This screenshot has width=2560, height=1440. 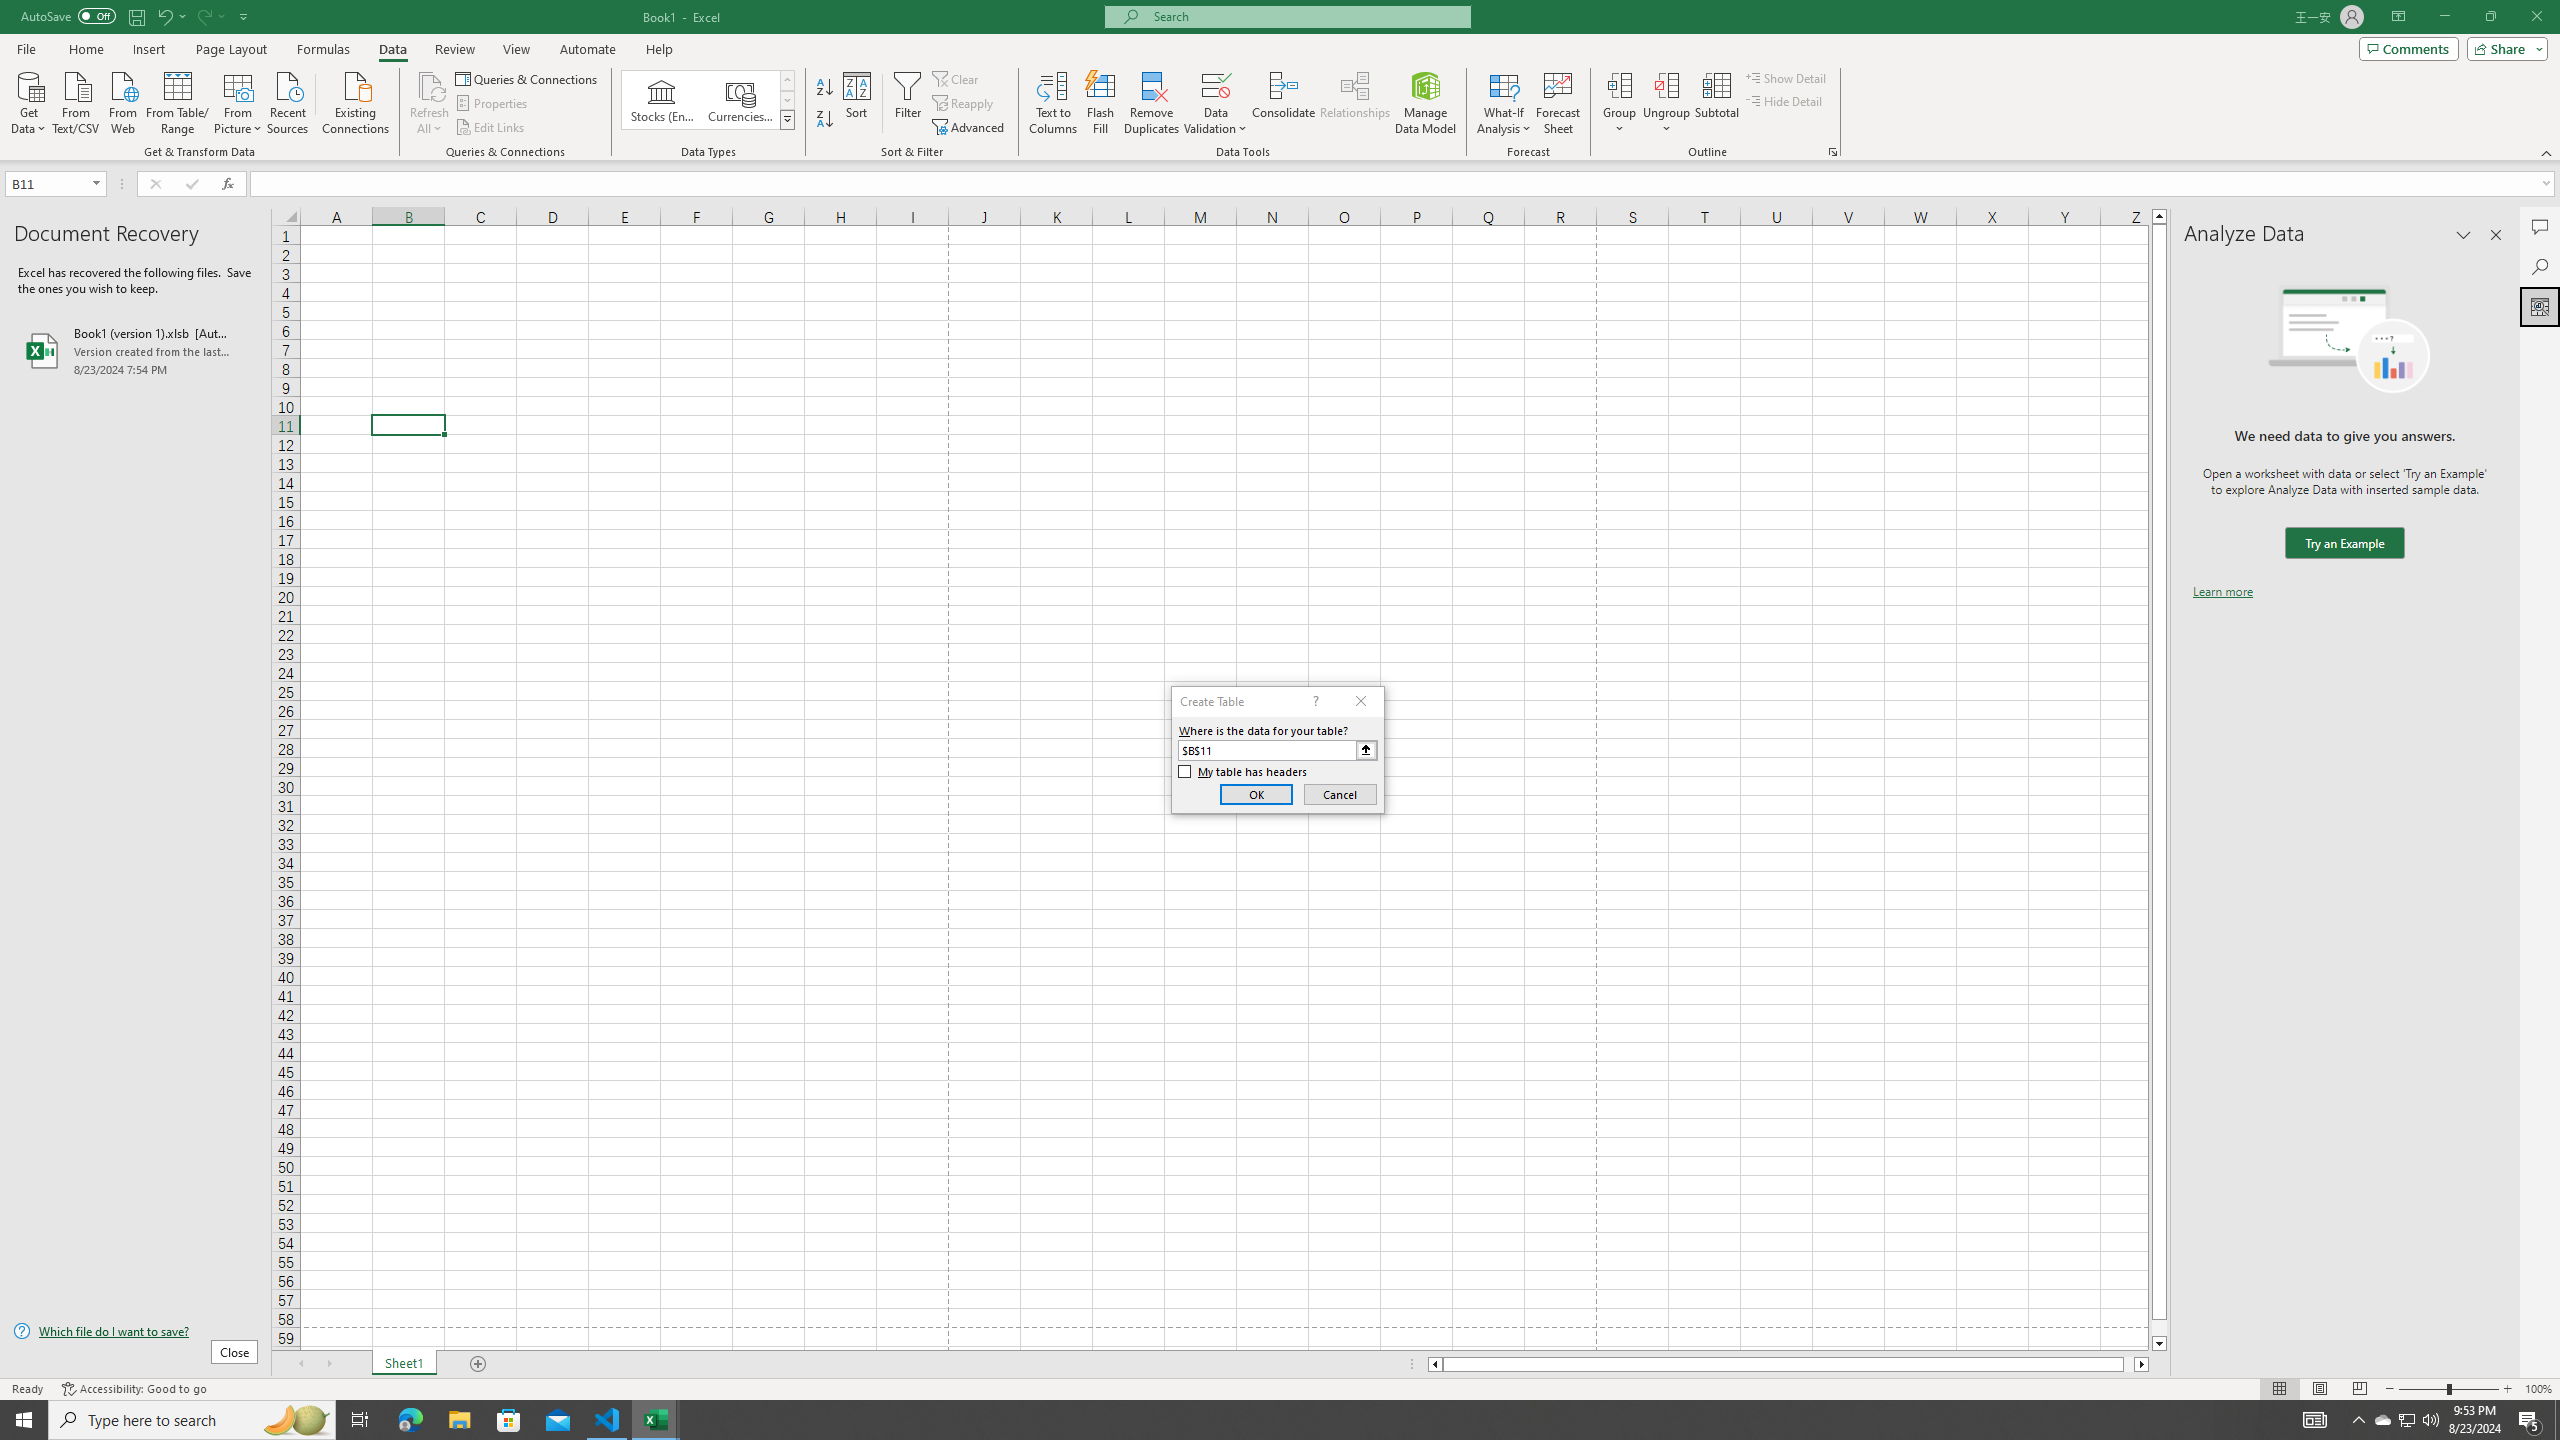 What do you see at coordinates (2159, 1328) in the screenshot?
I see `'Page down'` at bounding box center [2159, 1328].